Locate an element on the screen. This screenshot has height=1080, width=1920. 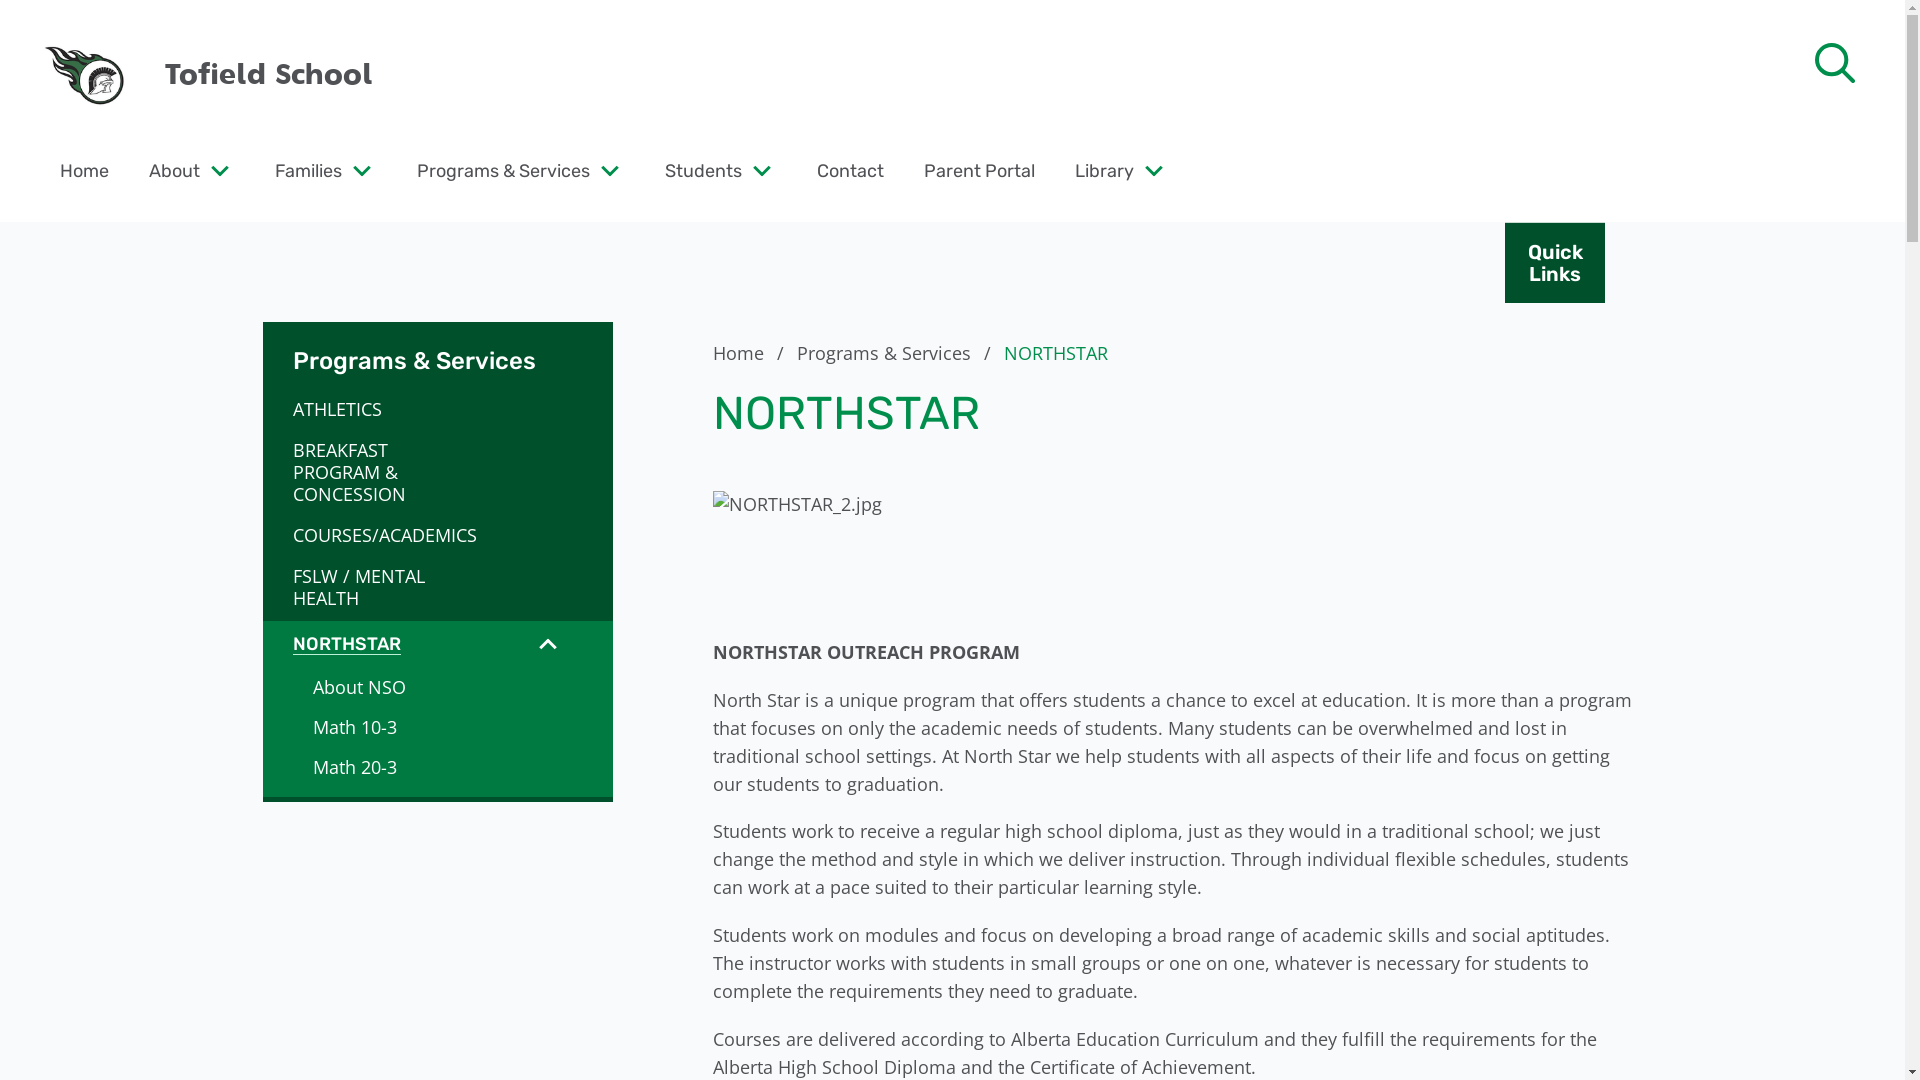
'Contact' is located at coordinates (850, 169).